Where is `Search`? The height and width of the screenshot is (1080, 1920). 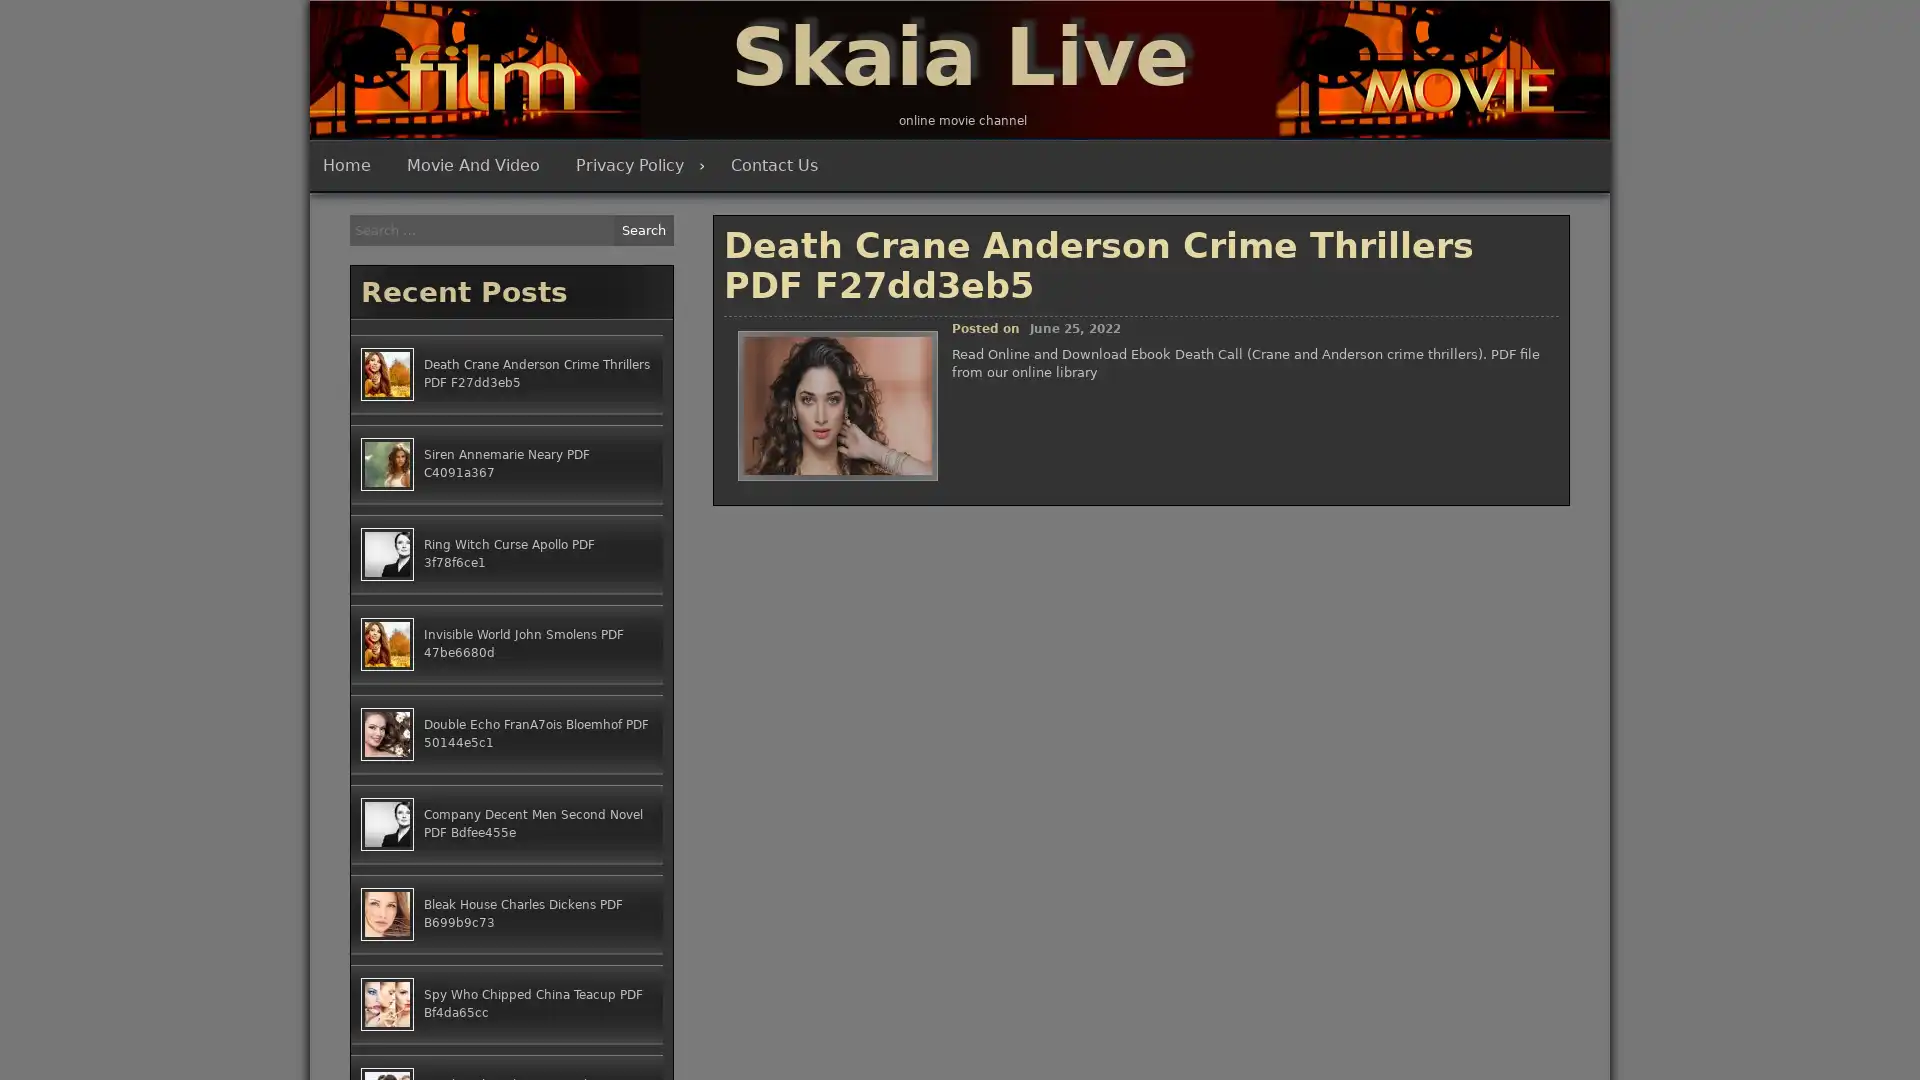
Search is located at coordinates (643, 229).